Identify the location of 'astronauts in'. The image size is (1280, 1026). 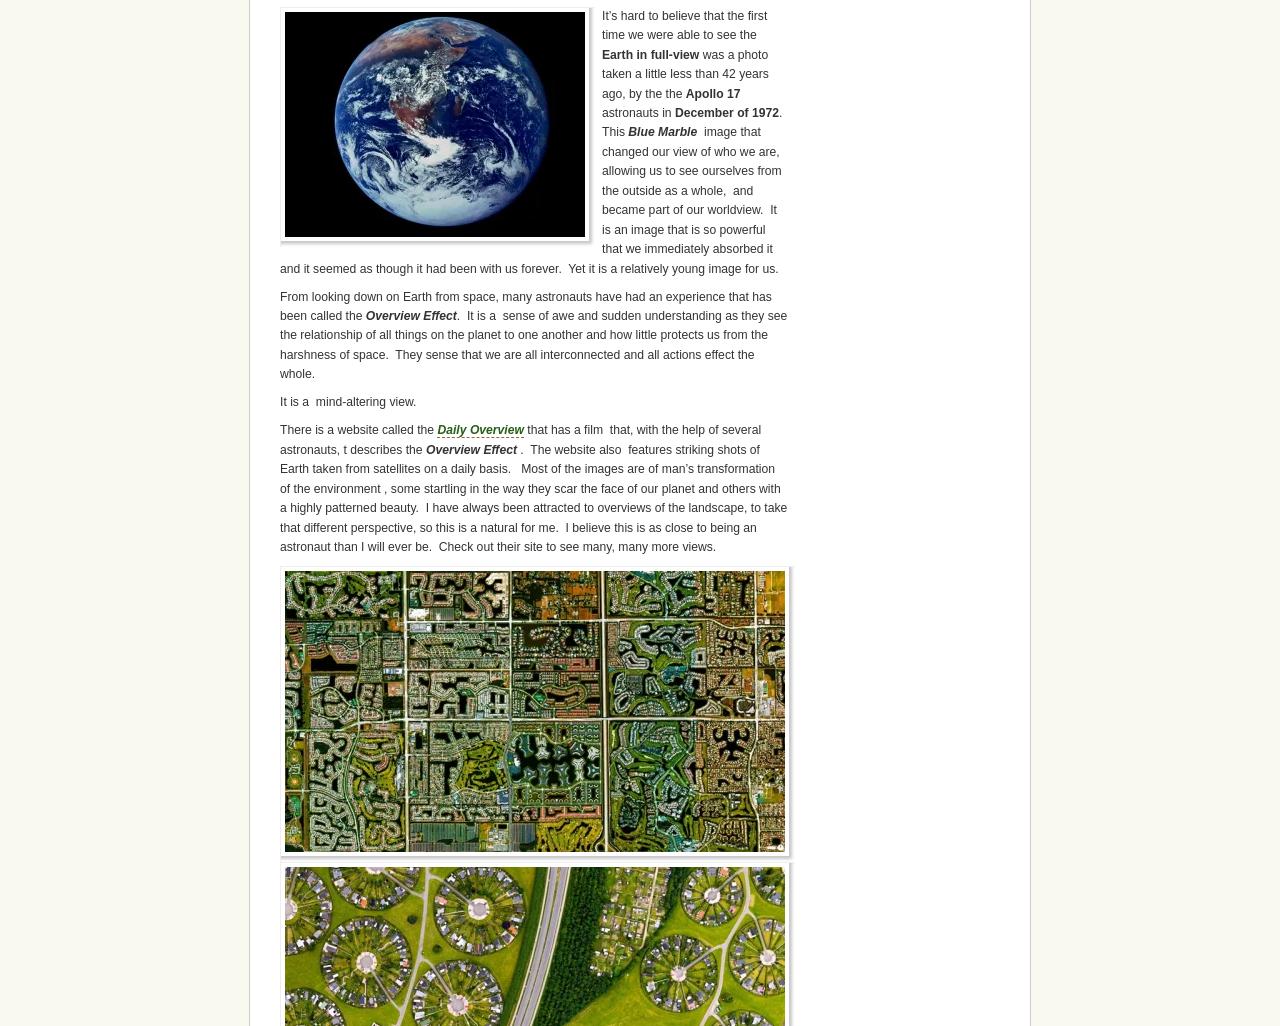
(636, 112).